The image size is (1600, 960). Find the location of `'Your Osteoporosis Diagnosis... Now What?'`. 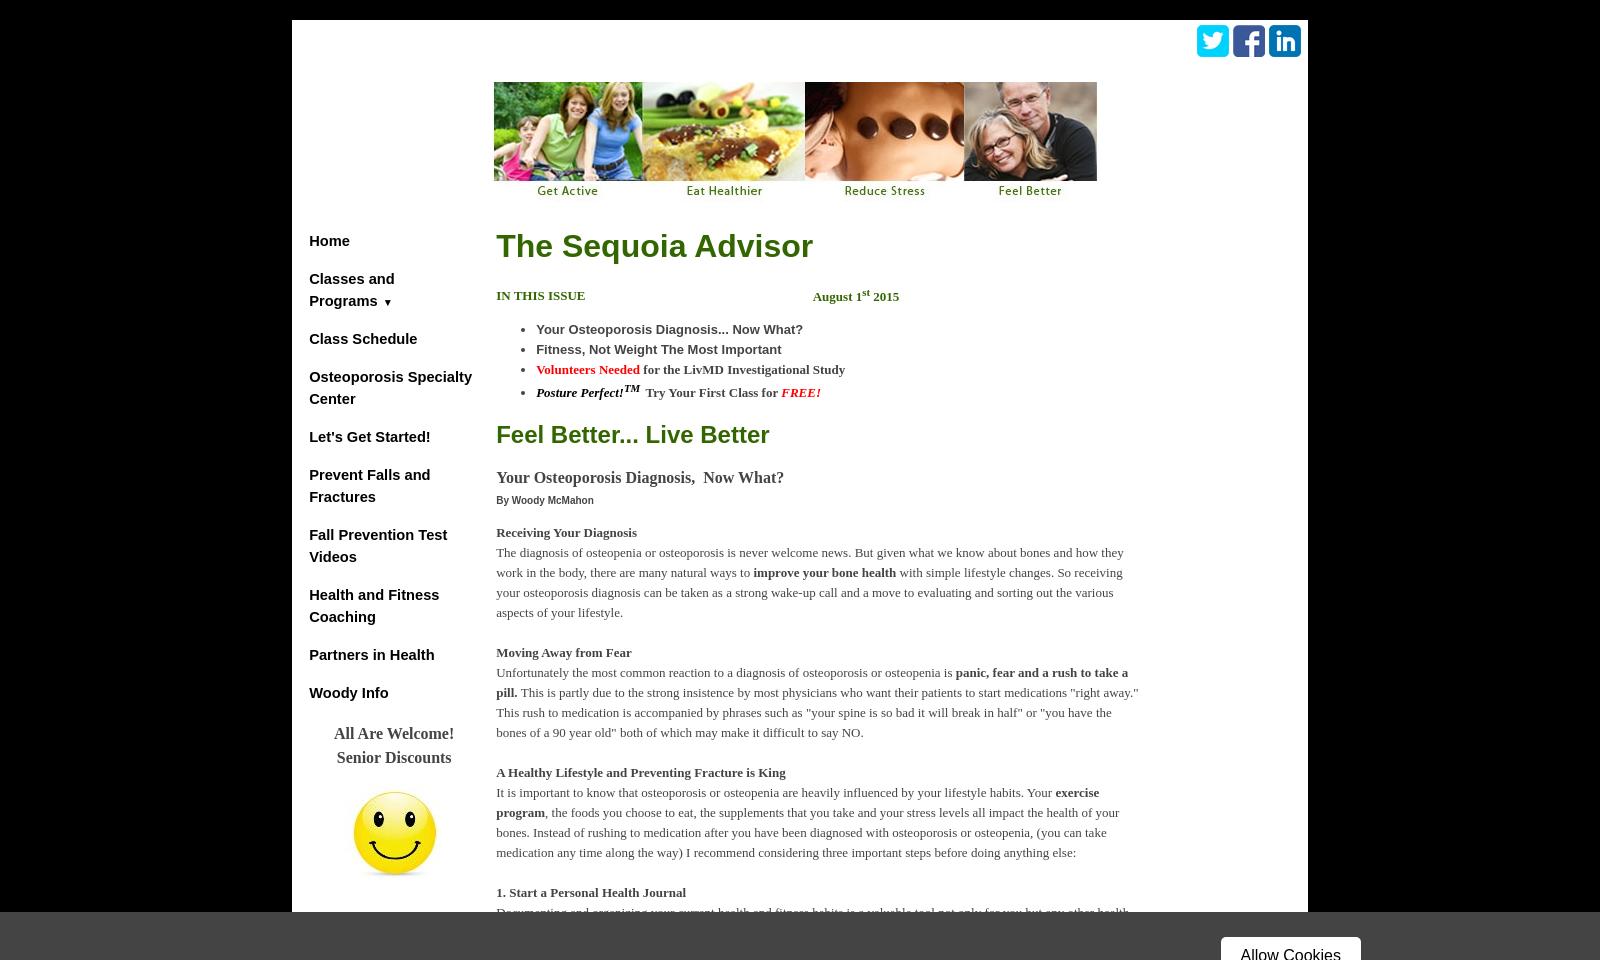

'Your Osteoporosis Diagnosis... Now What?' is located at coordinates (669, 328).